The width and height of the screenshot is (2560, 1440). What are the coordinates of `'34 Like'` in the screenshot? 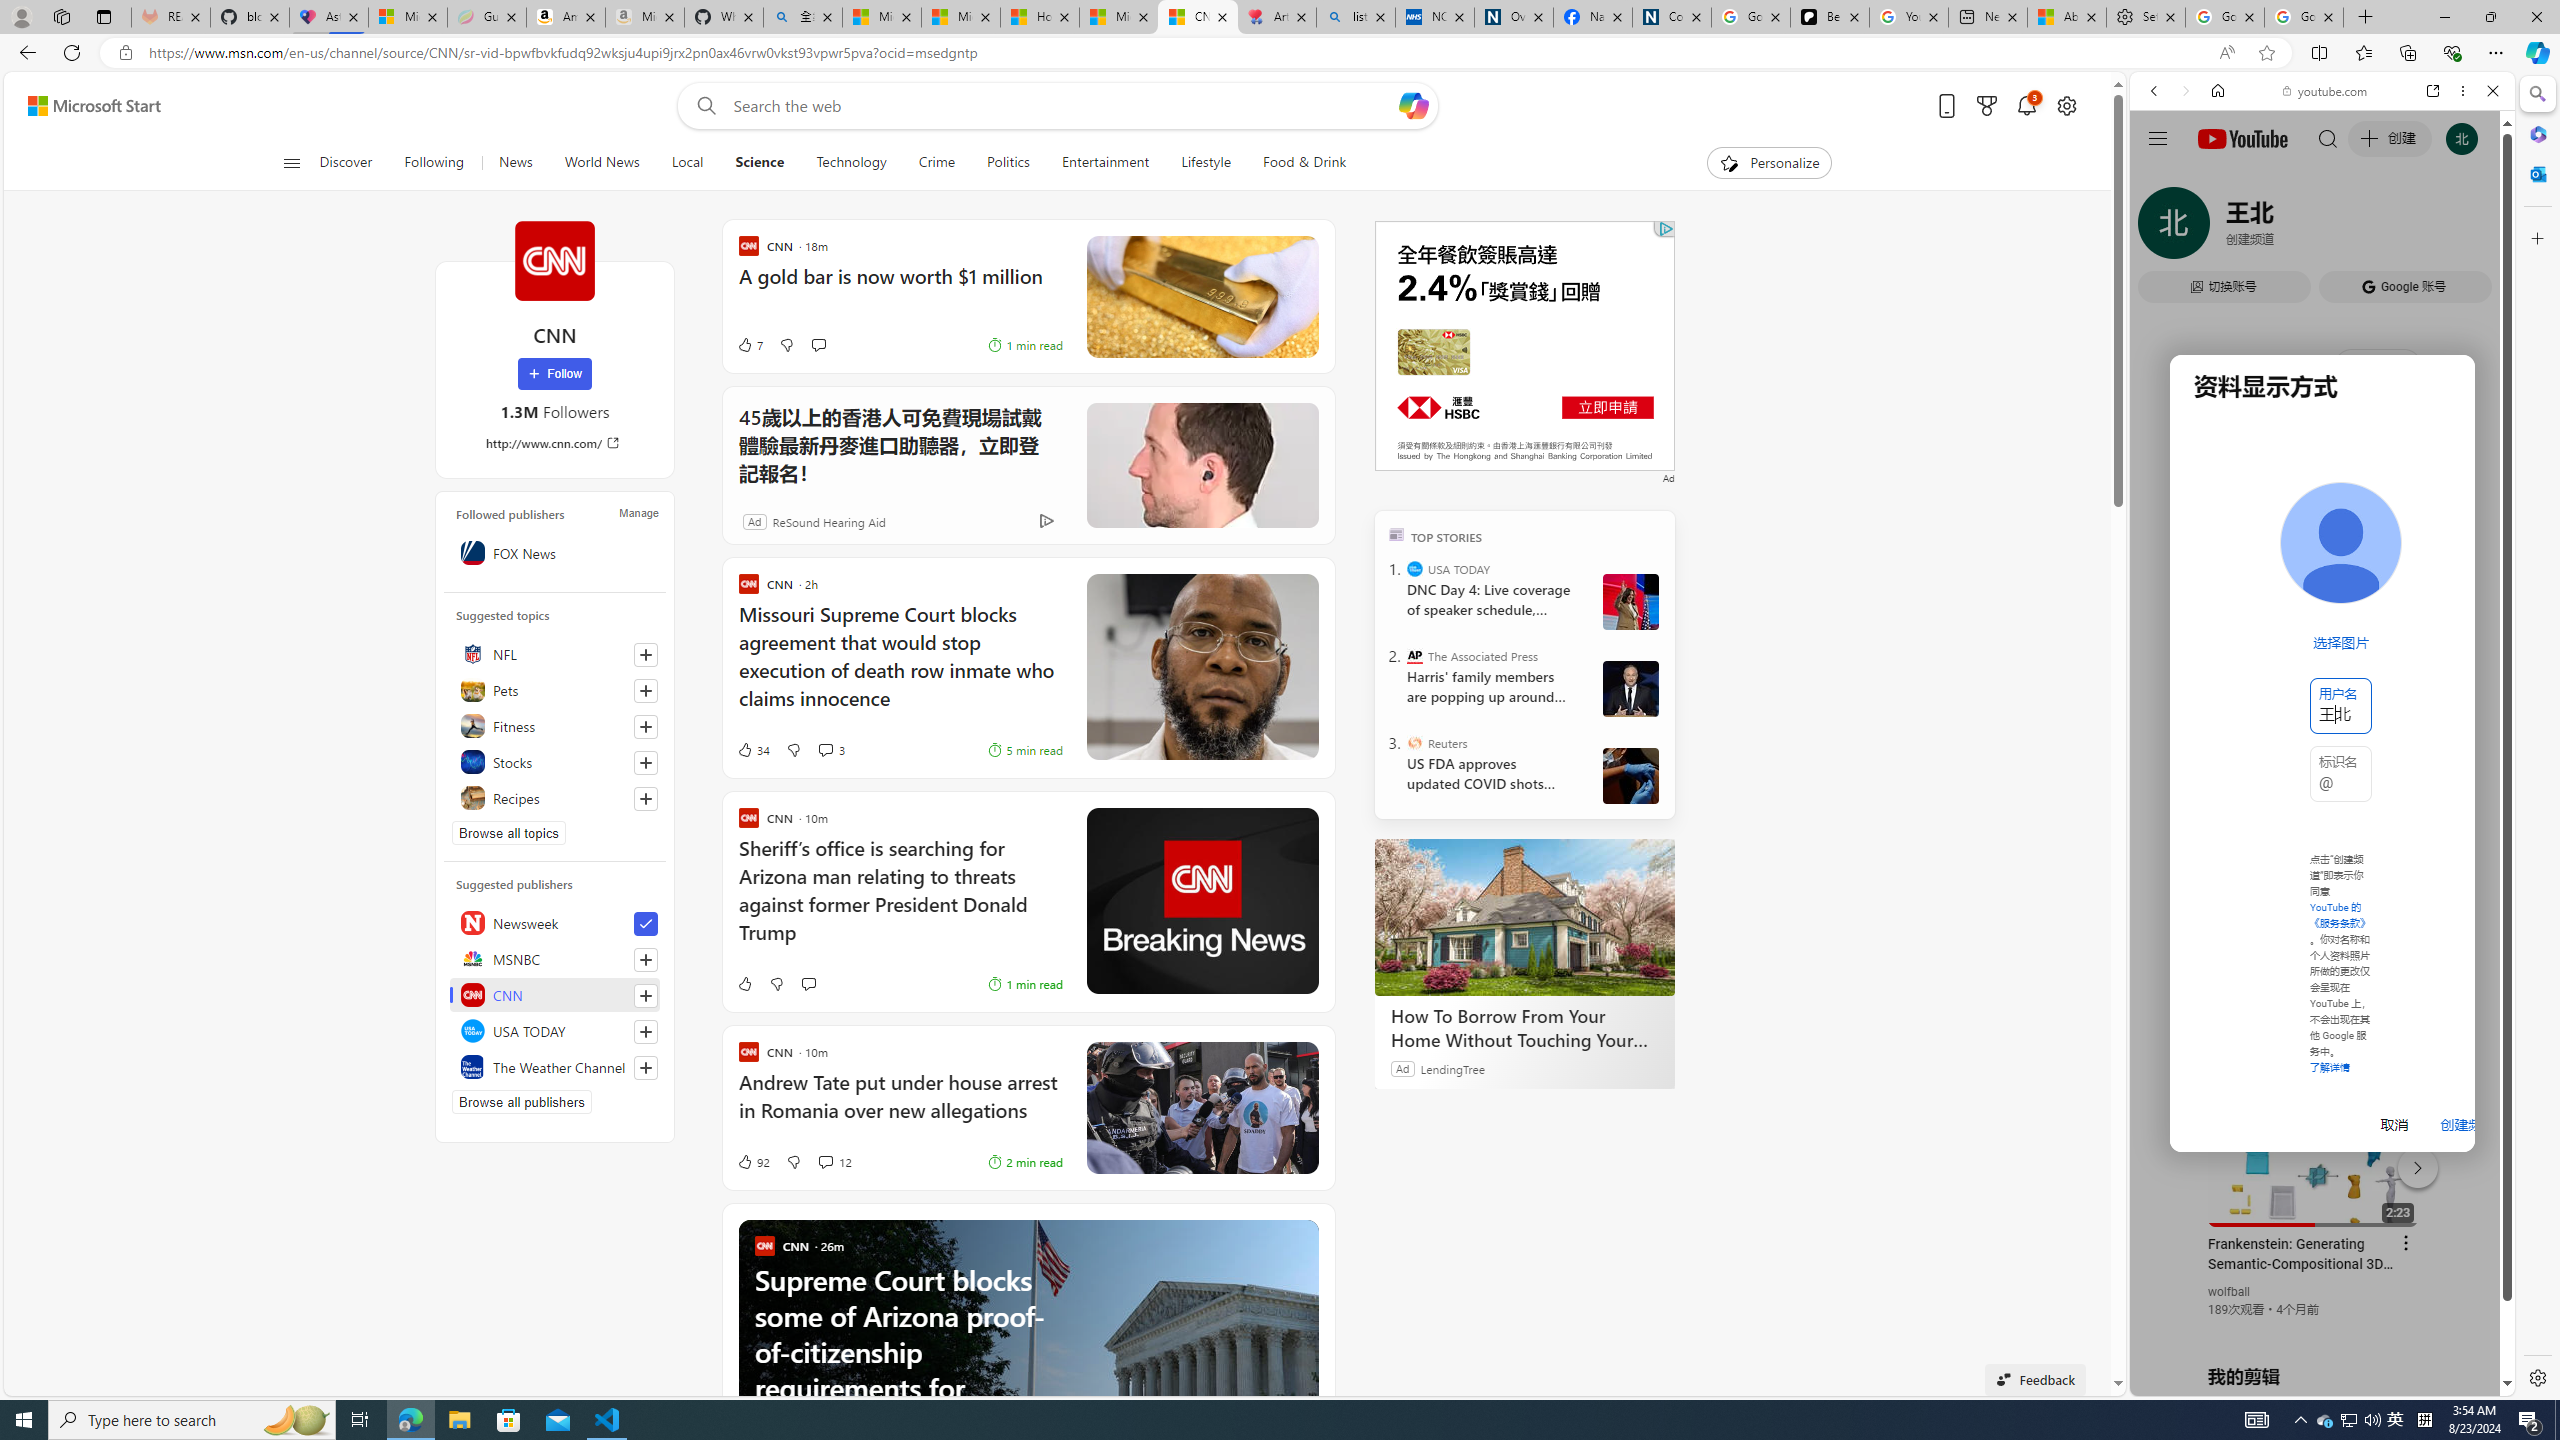 It's located at (751, 750).